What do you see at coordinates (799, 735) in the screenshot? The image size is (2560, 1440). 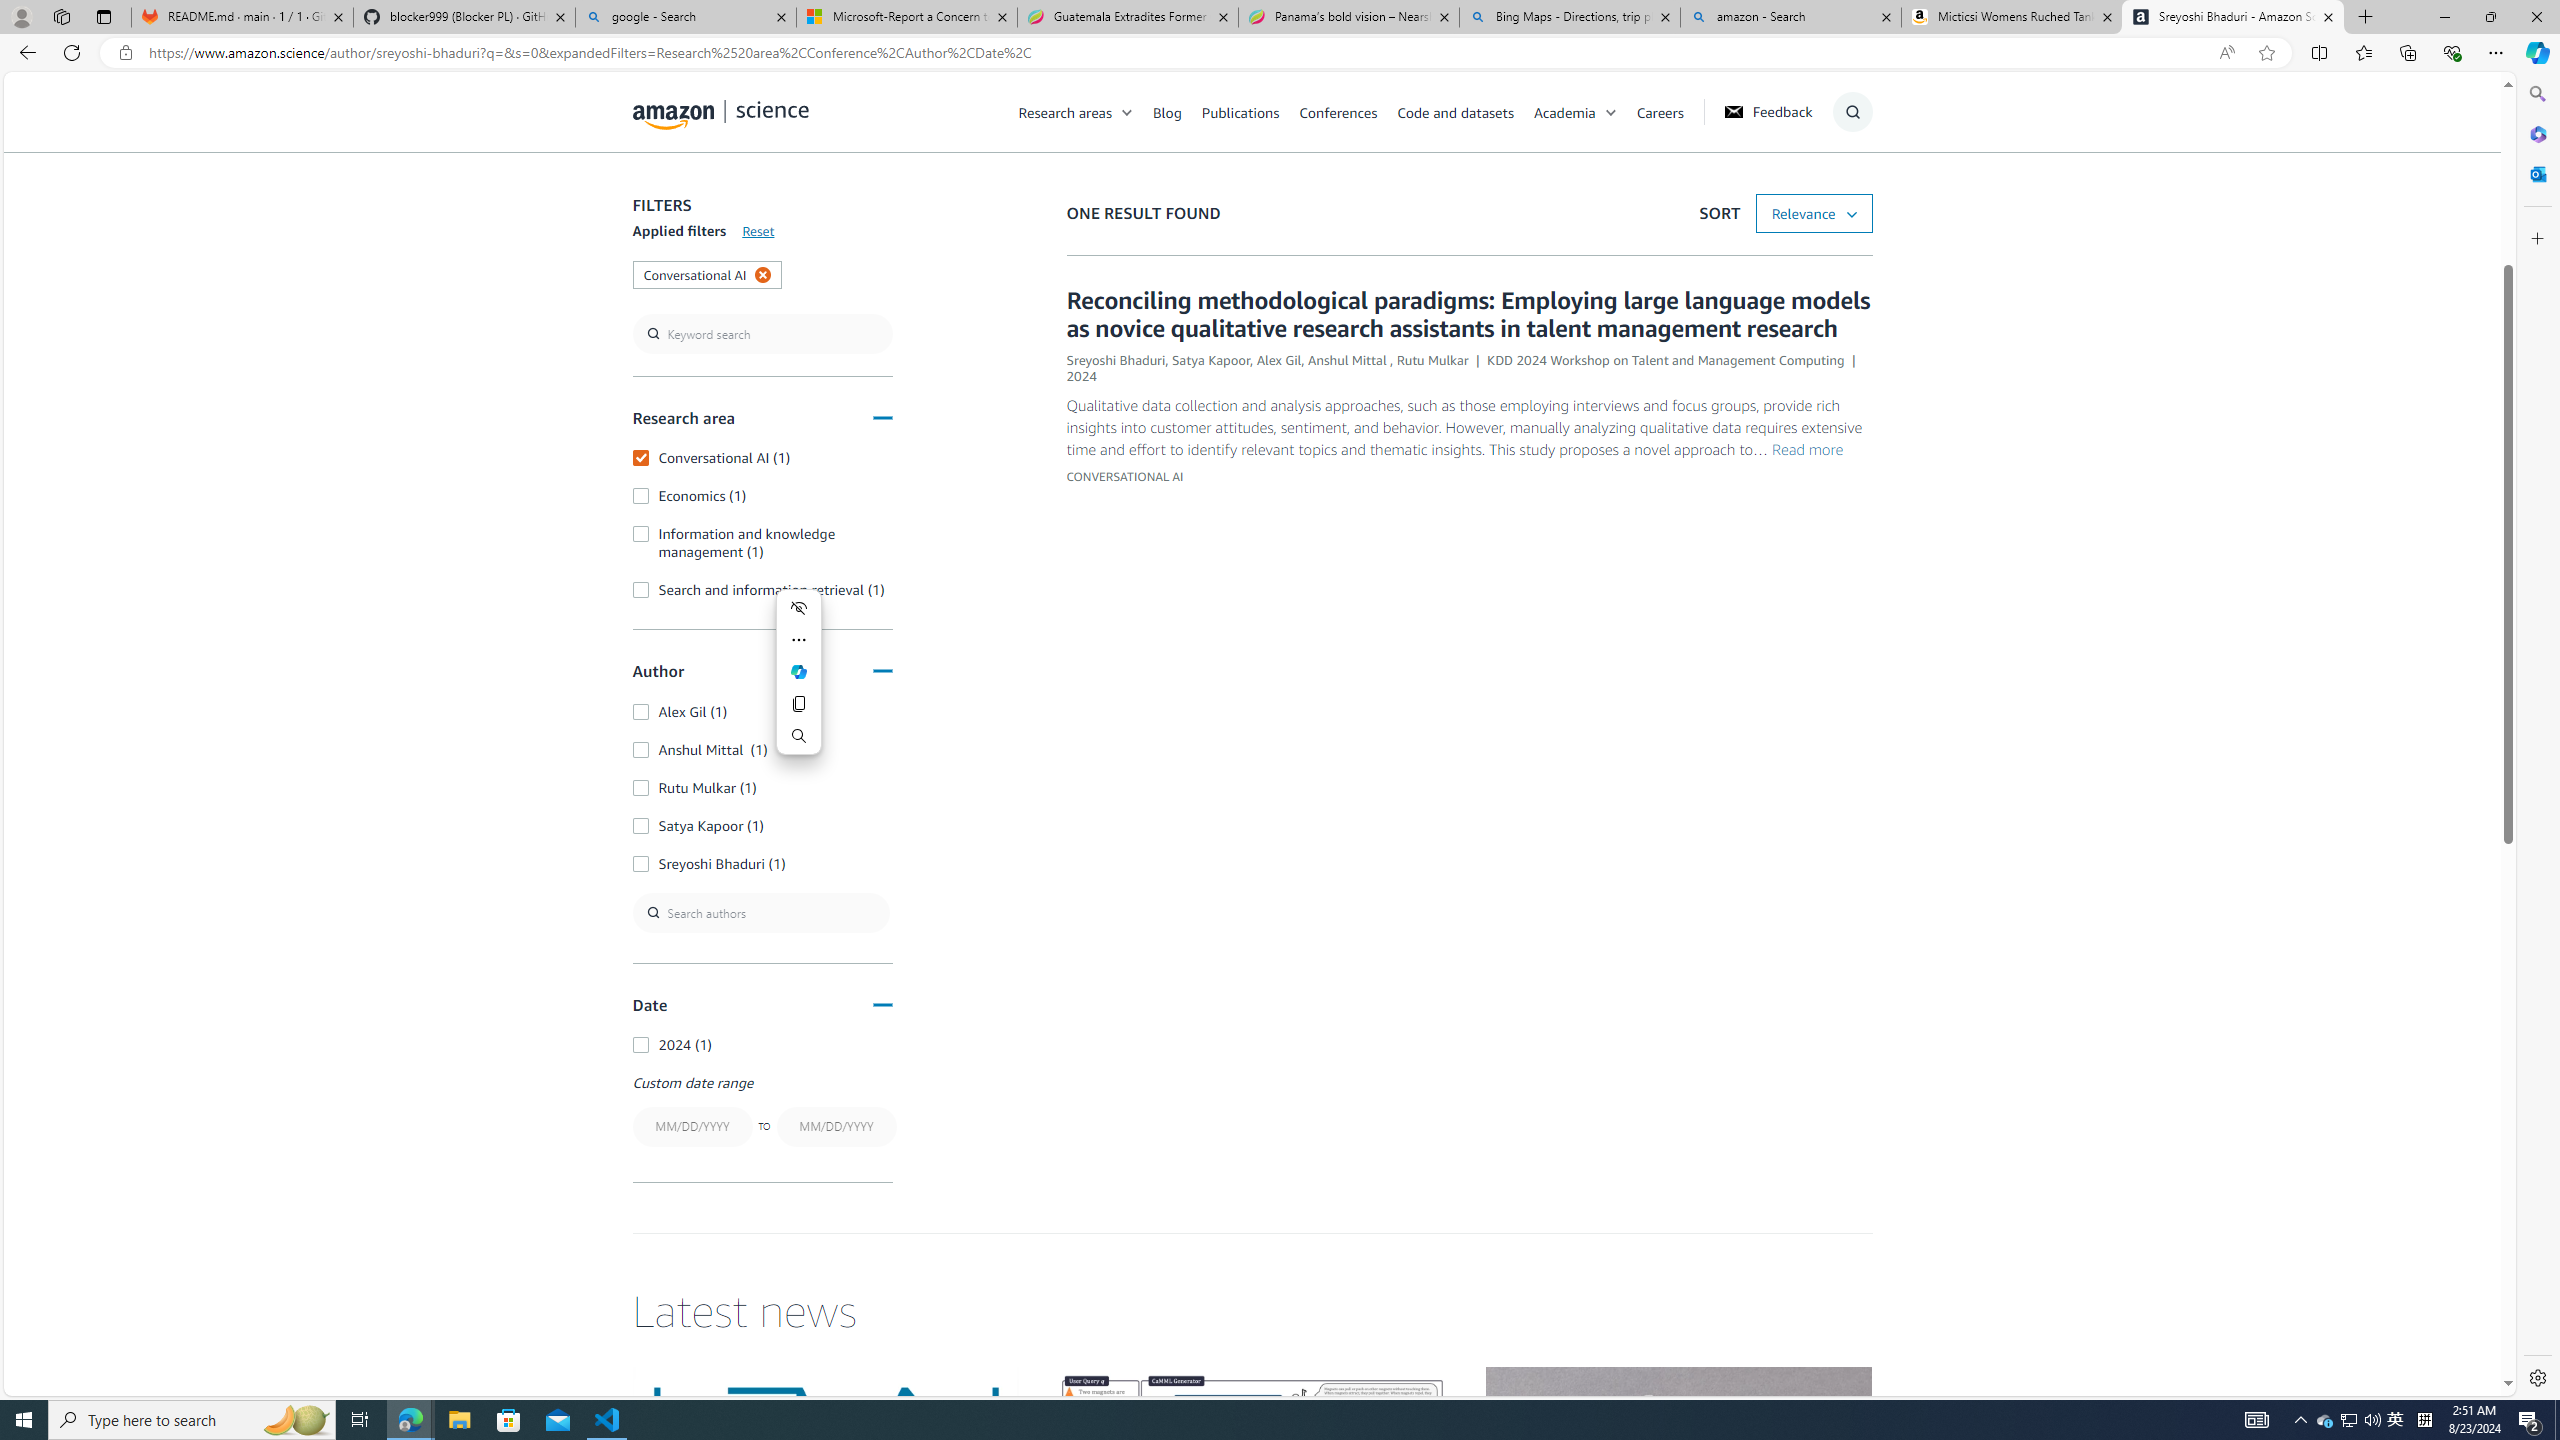 I see `'Search'` at bounding box center [799, 735].